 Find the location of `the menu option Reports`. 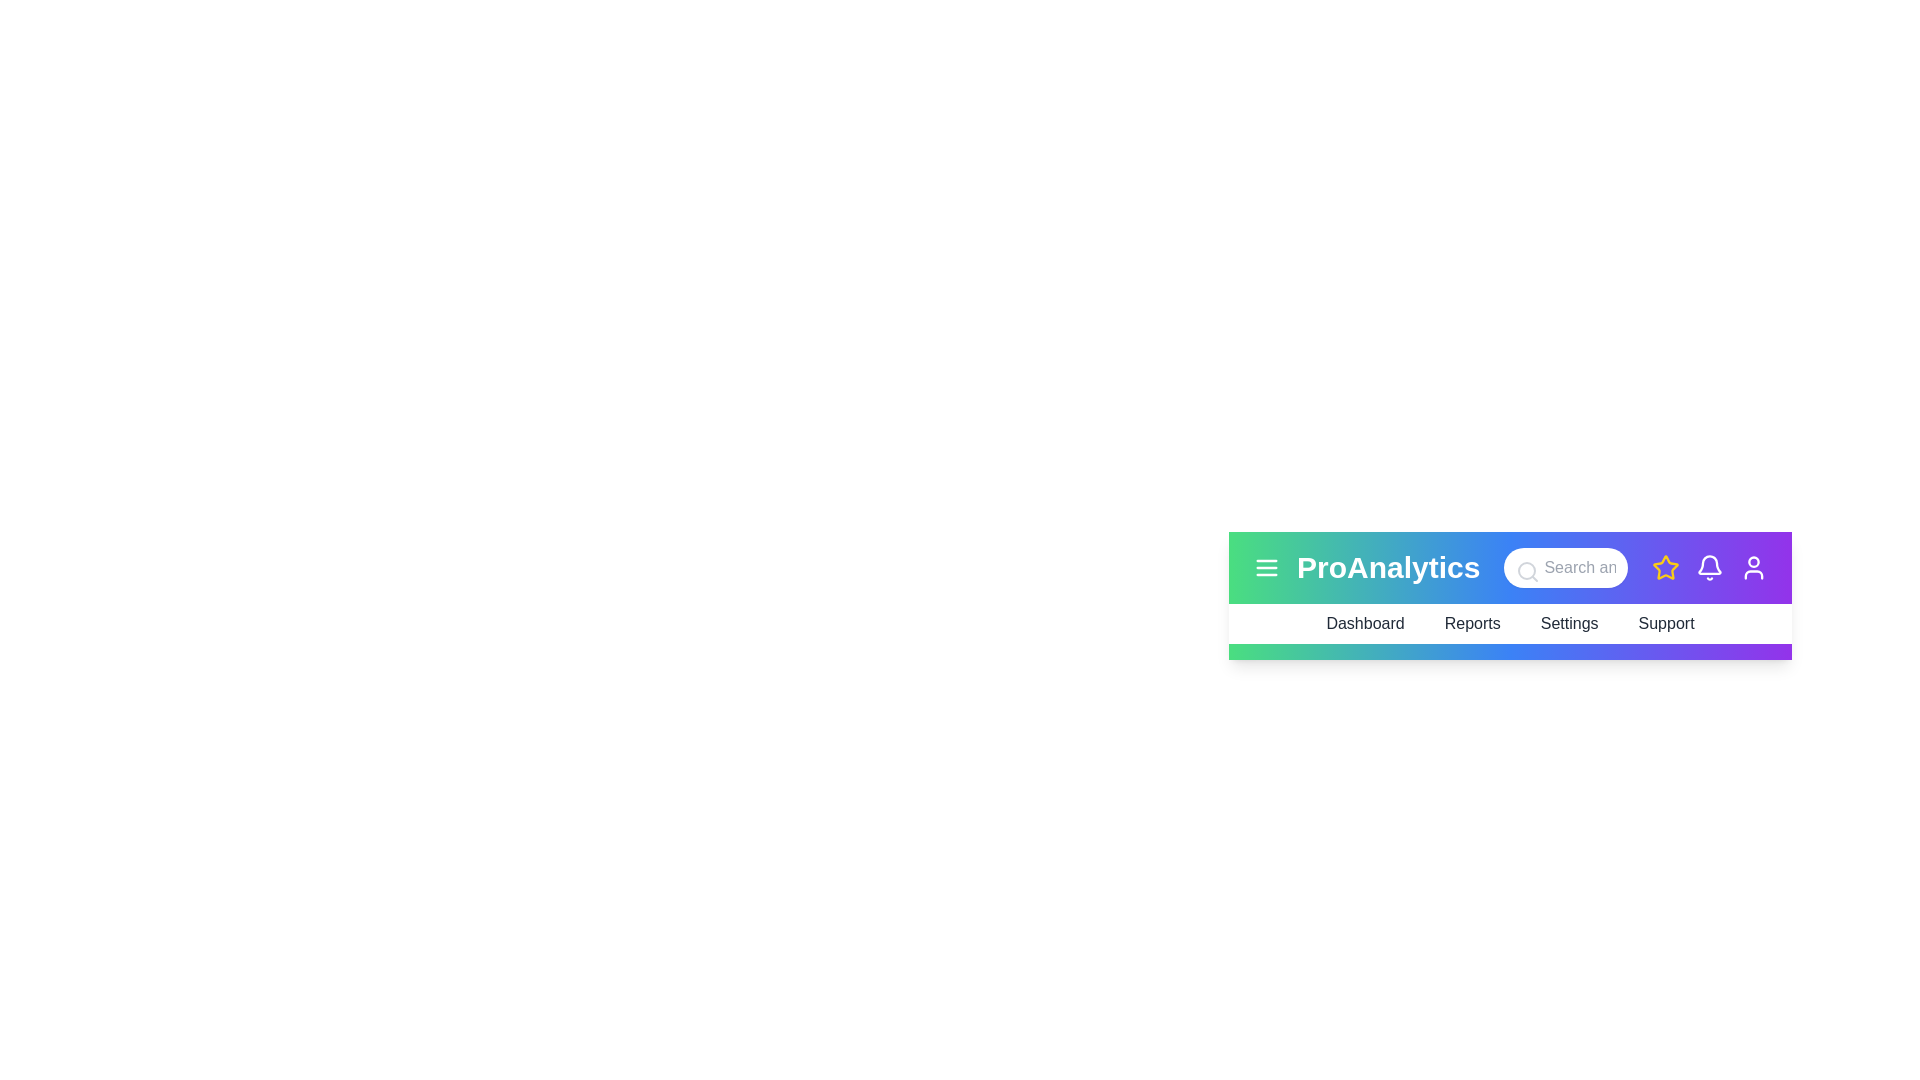

the menu option Reports is located at coordinates (1472, 623).